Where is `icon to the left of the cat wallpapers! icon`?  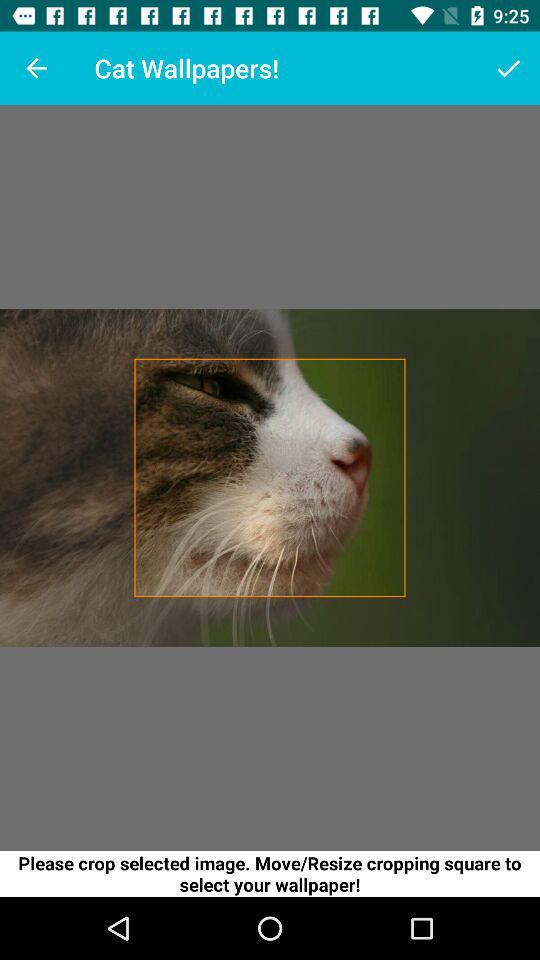
icon to the left of the cat wallpapers! icon is located at coordinates (36, 68).